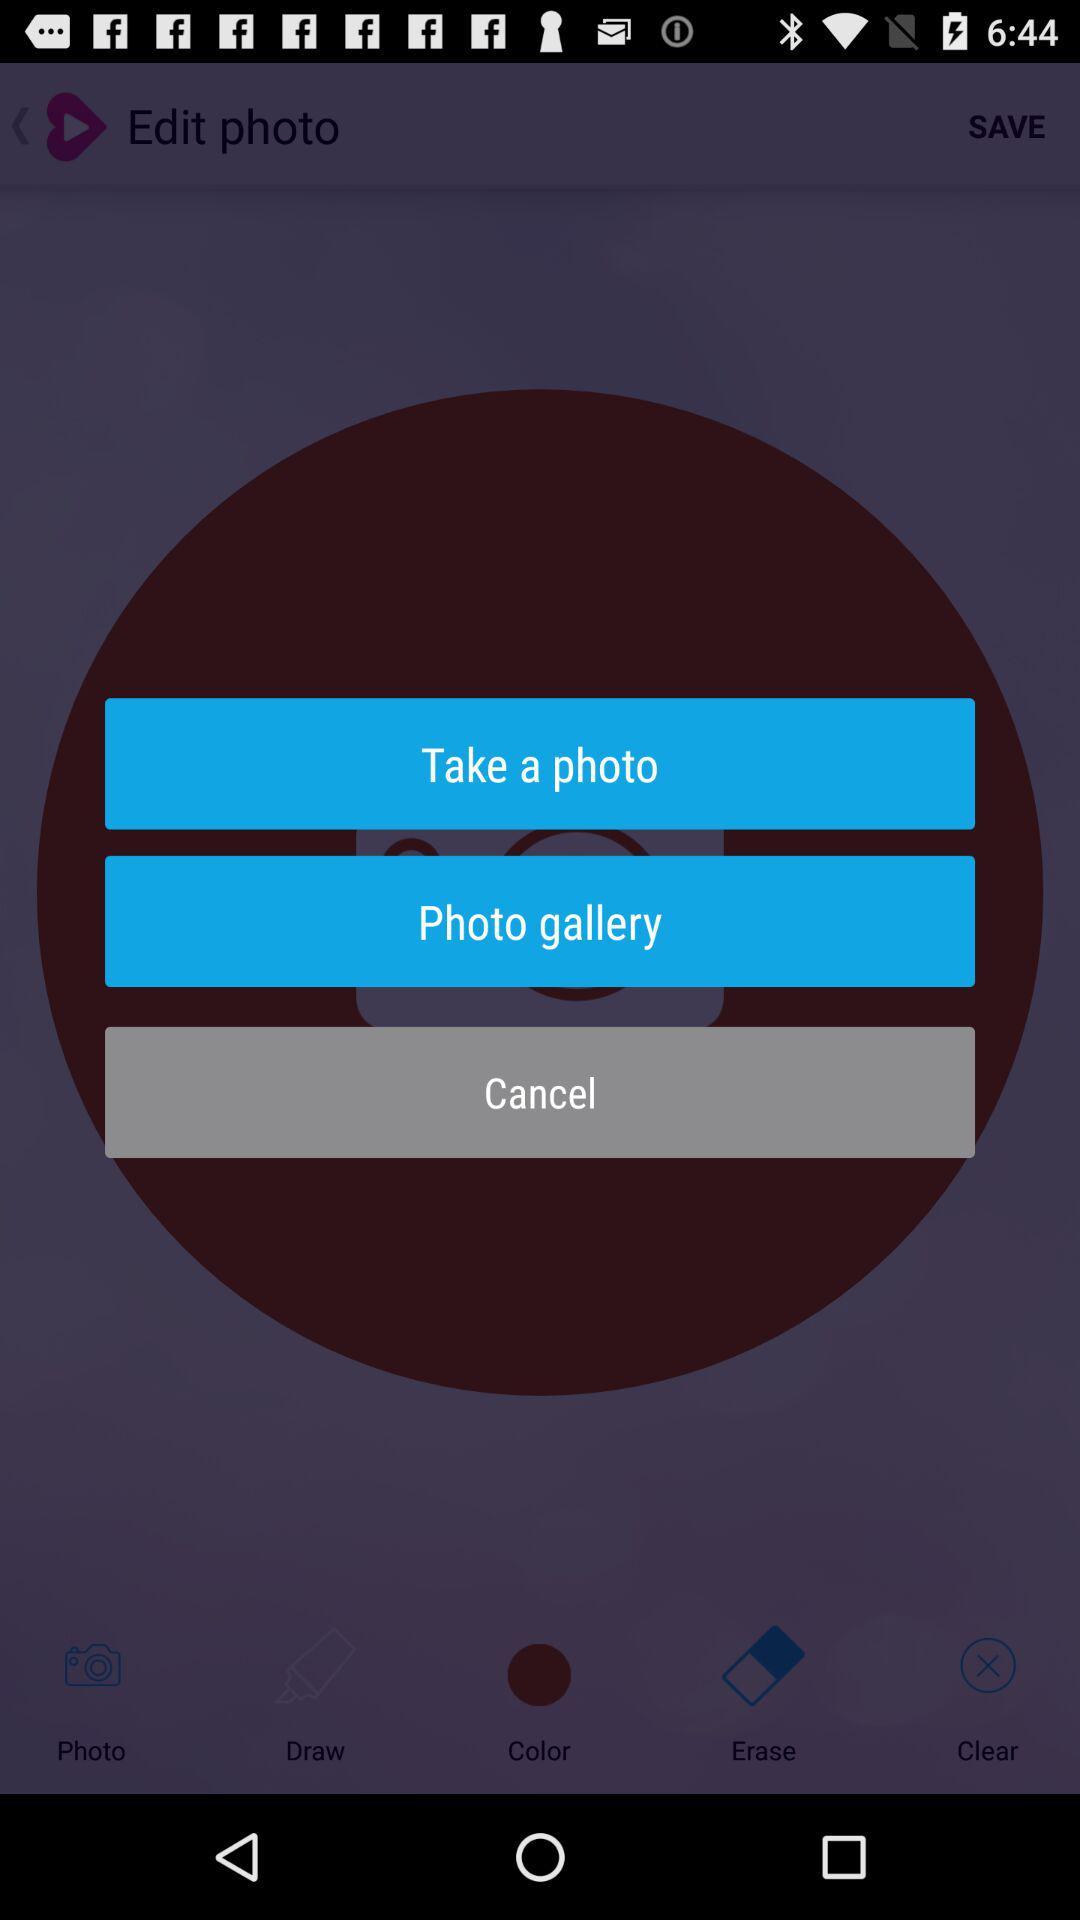 The height and width of the screenshot is (1920, 1080). Describe the element at coordinates (540, 920) in the screenshot. I see `the button above cancel item` at that location.